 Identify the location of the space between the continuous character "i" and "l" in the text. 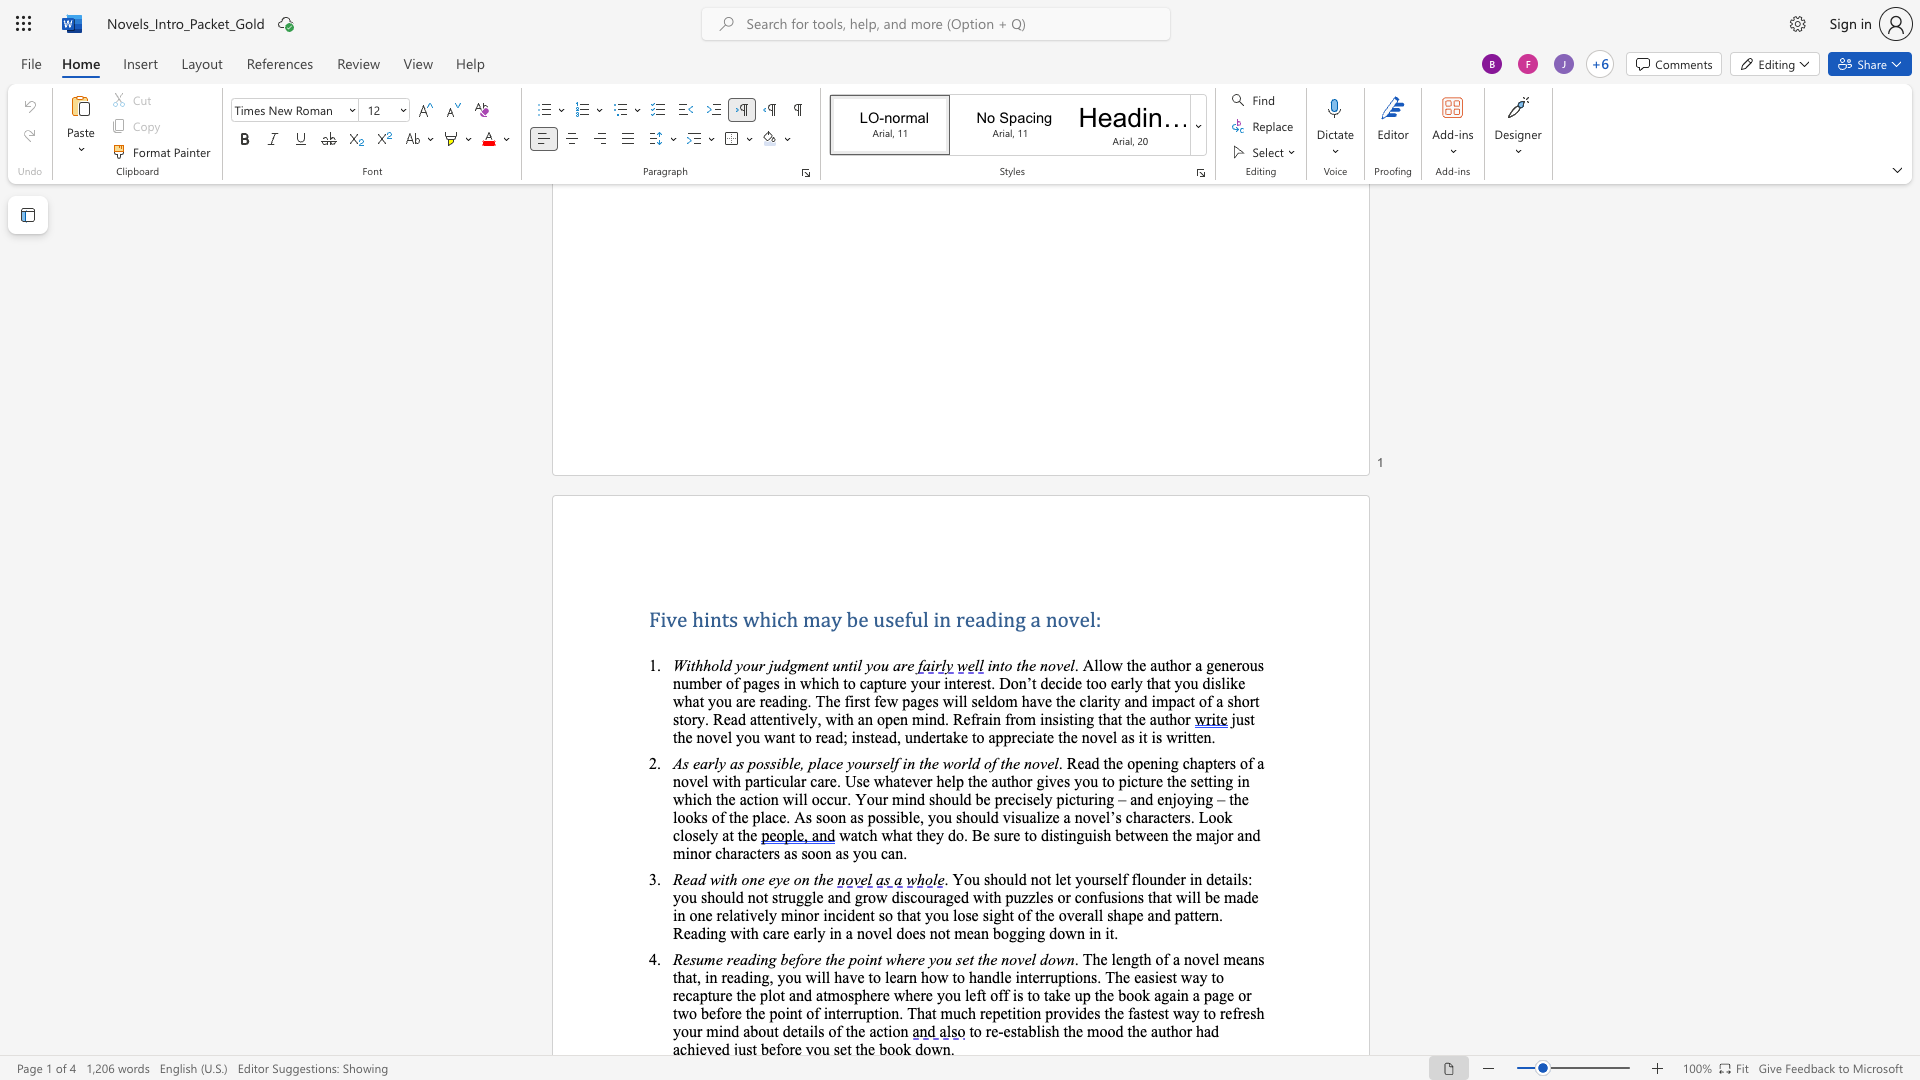
(857, 665).